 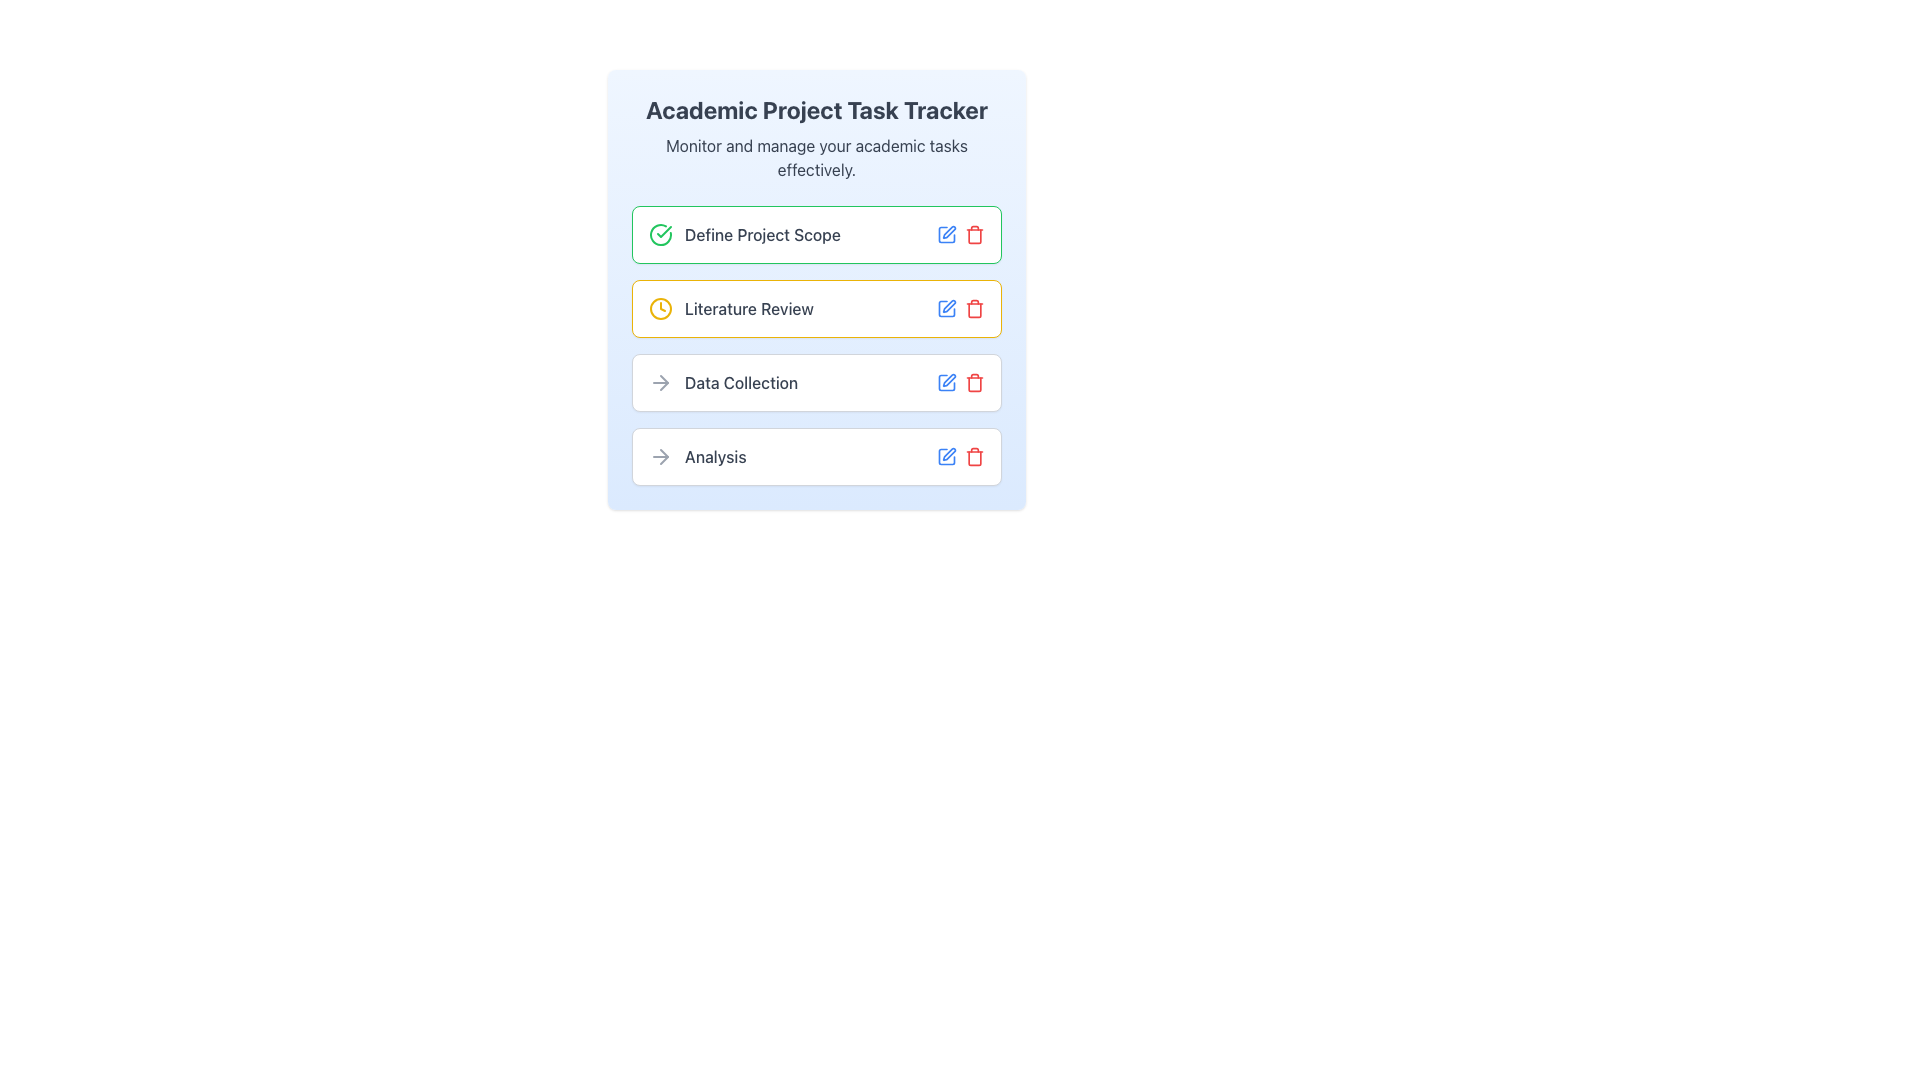 I want to click on the text label stating 'Monitor and manage your academic tasks effectively.' which is located below the heading 'Academic Project Task Tracker', so click(x=816, y=157).